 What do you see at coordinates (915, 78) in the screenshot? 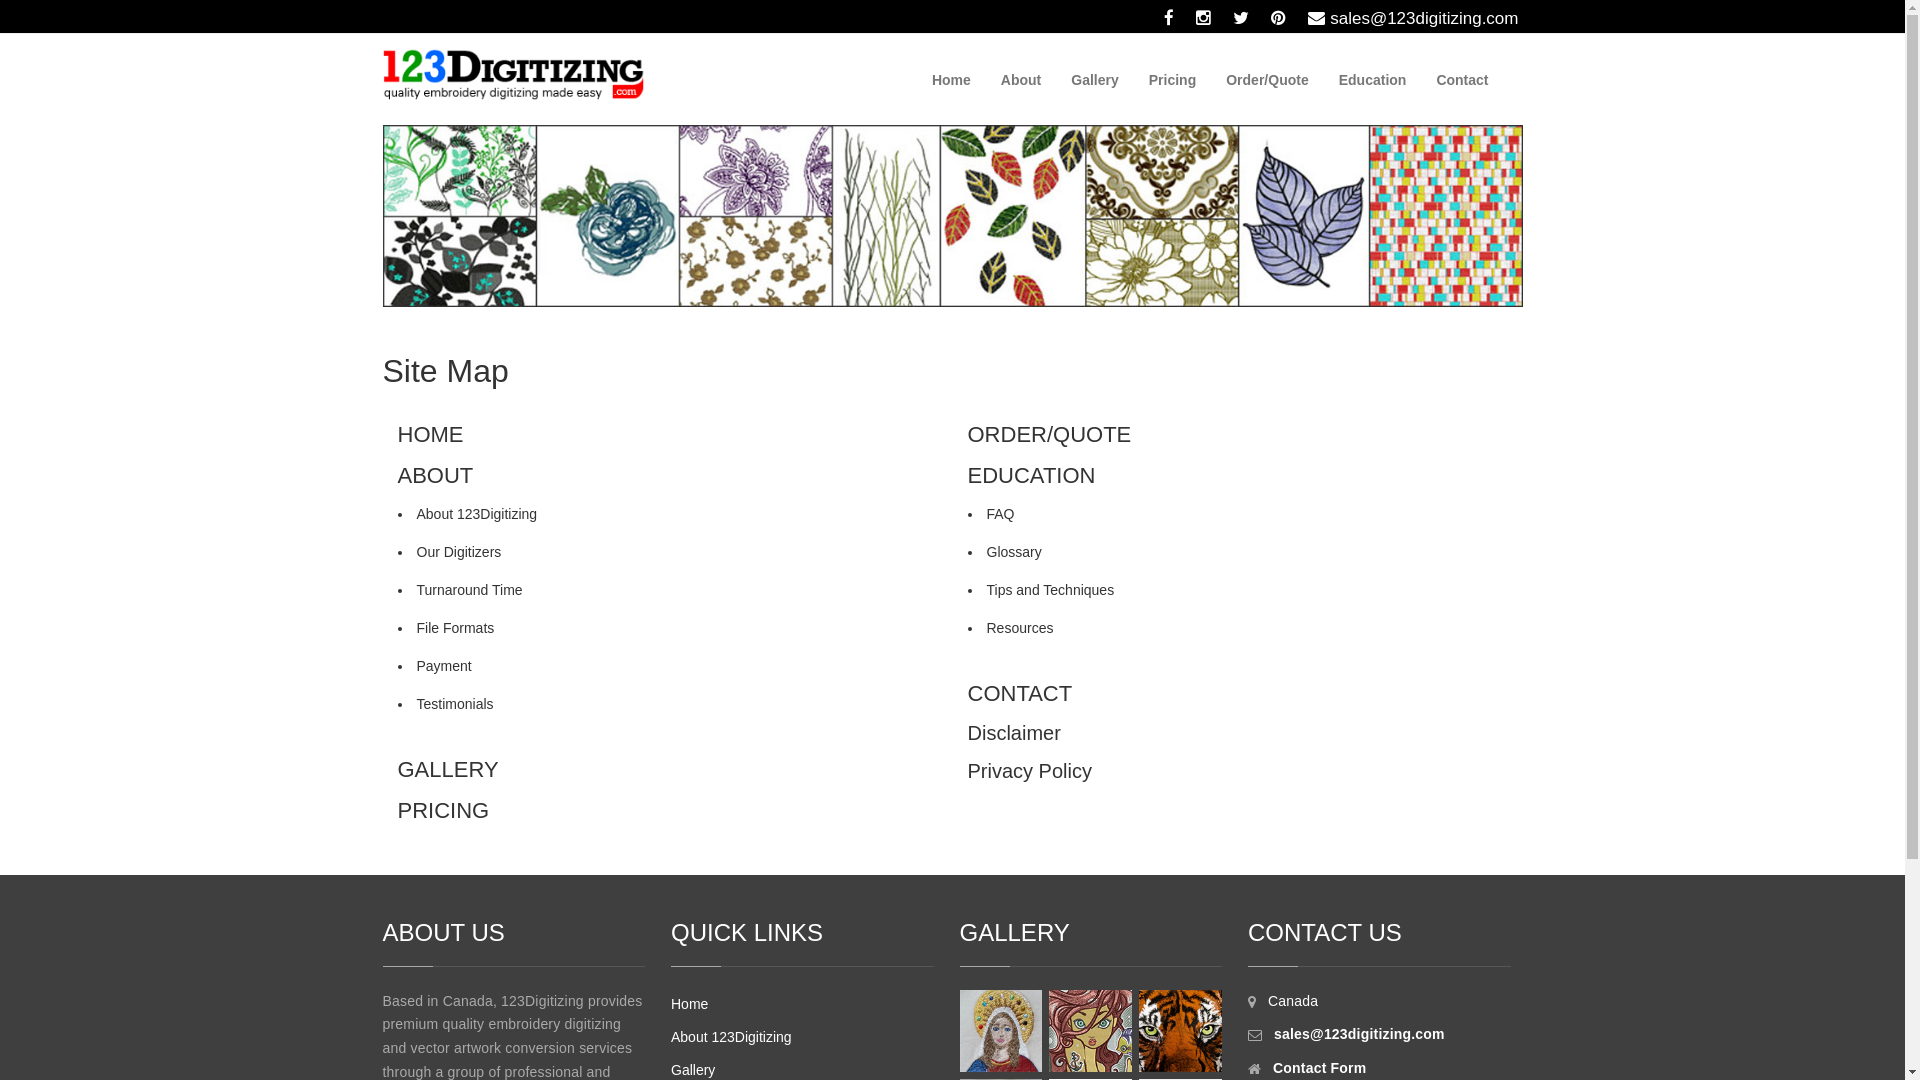
I see `'Home'` at bounding box center [915, 78].